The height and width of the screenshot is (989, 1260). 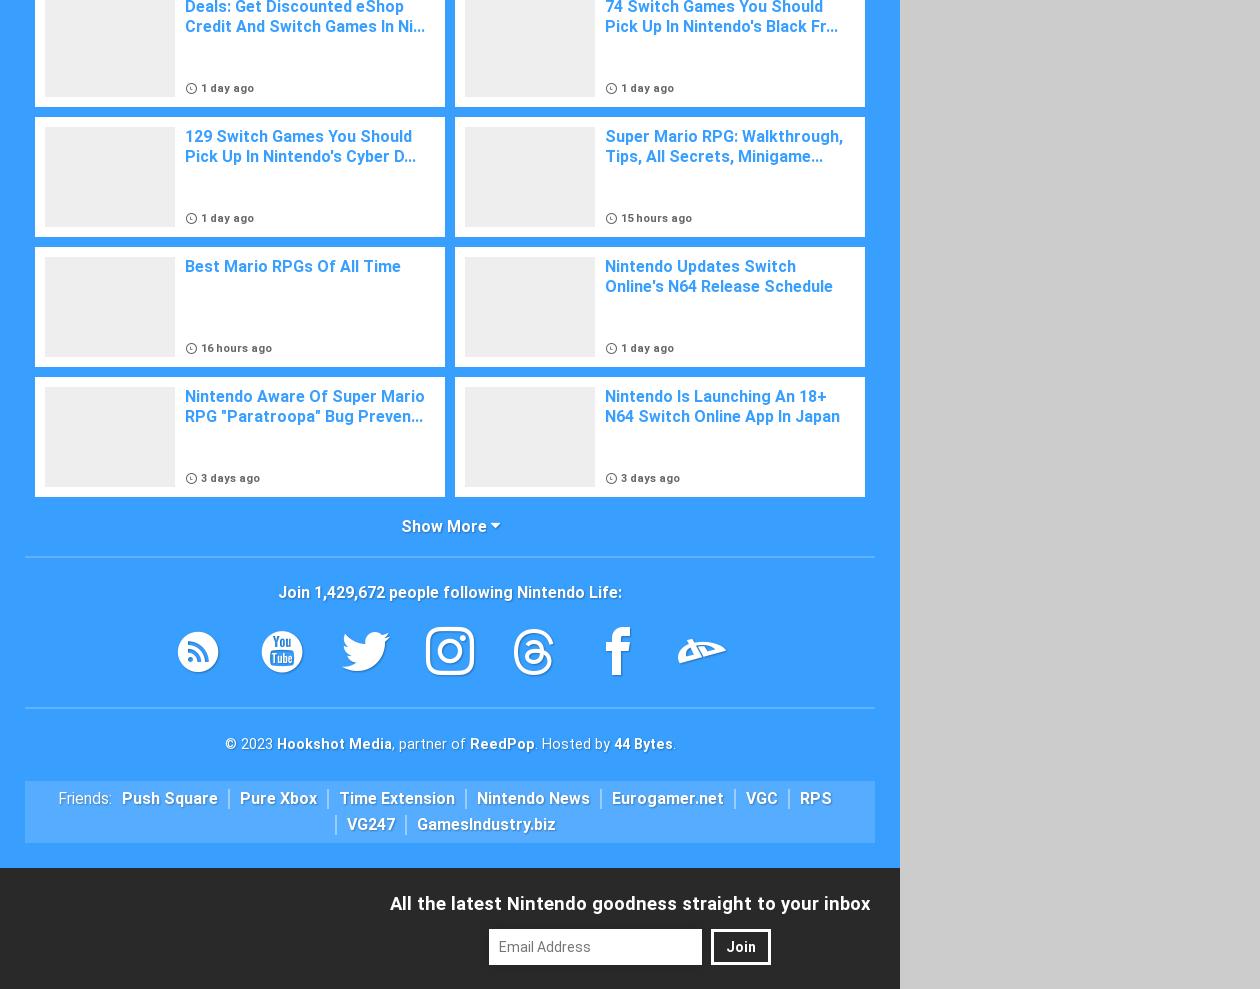 I want to click on '1,429,672', so click(x=349, y=591).